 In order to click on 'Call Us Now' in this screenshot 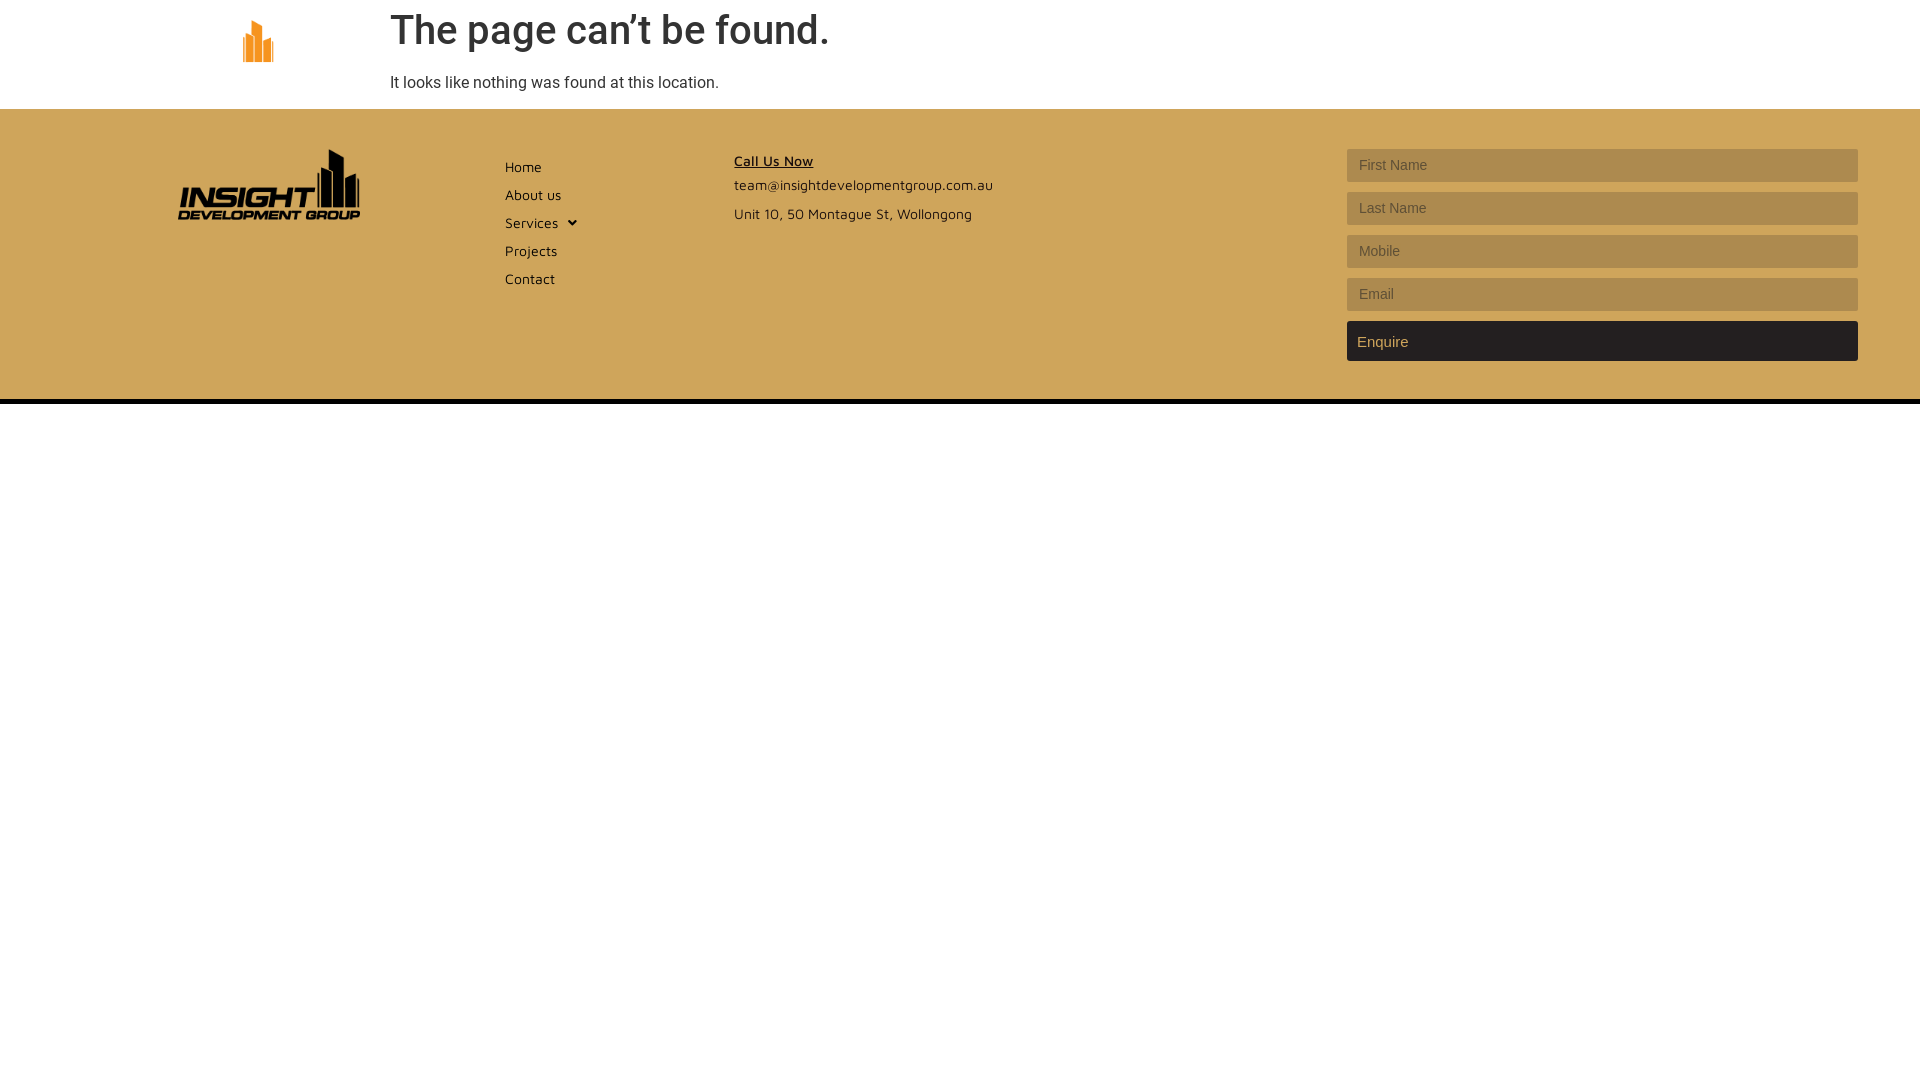, I will do `click(772, 159)`.